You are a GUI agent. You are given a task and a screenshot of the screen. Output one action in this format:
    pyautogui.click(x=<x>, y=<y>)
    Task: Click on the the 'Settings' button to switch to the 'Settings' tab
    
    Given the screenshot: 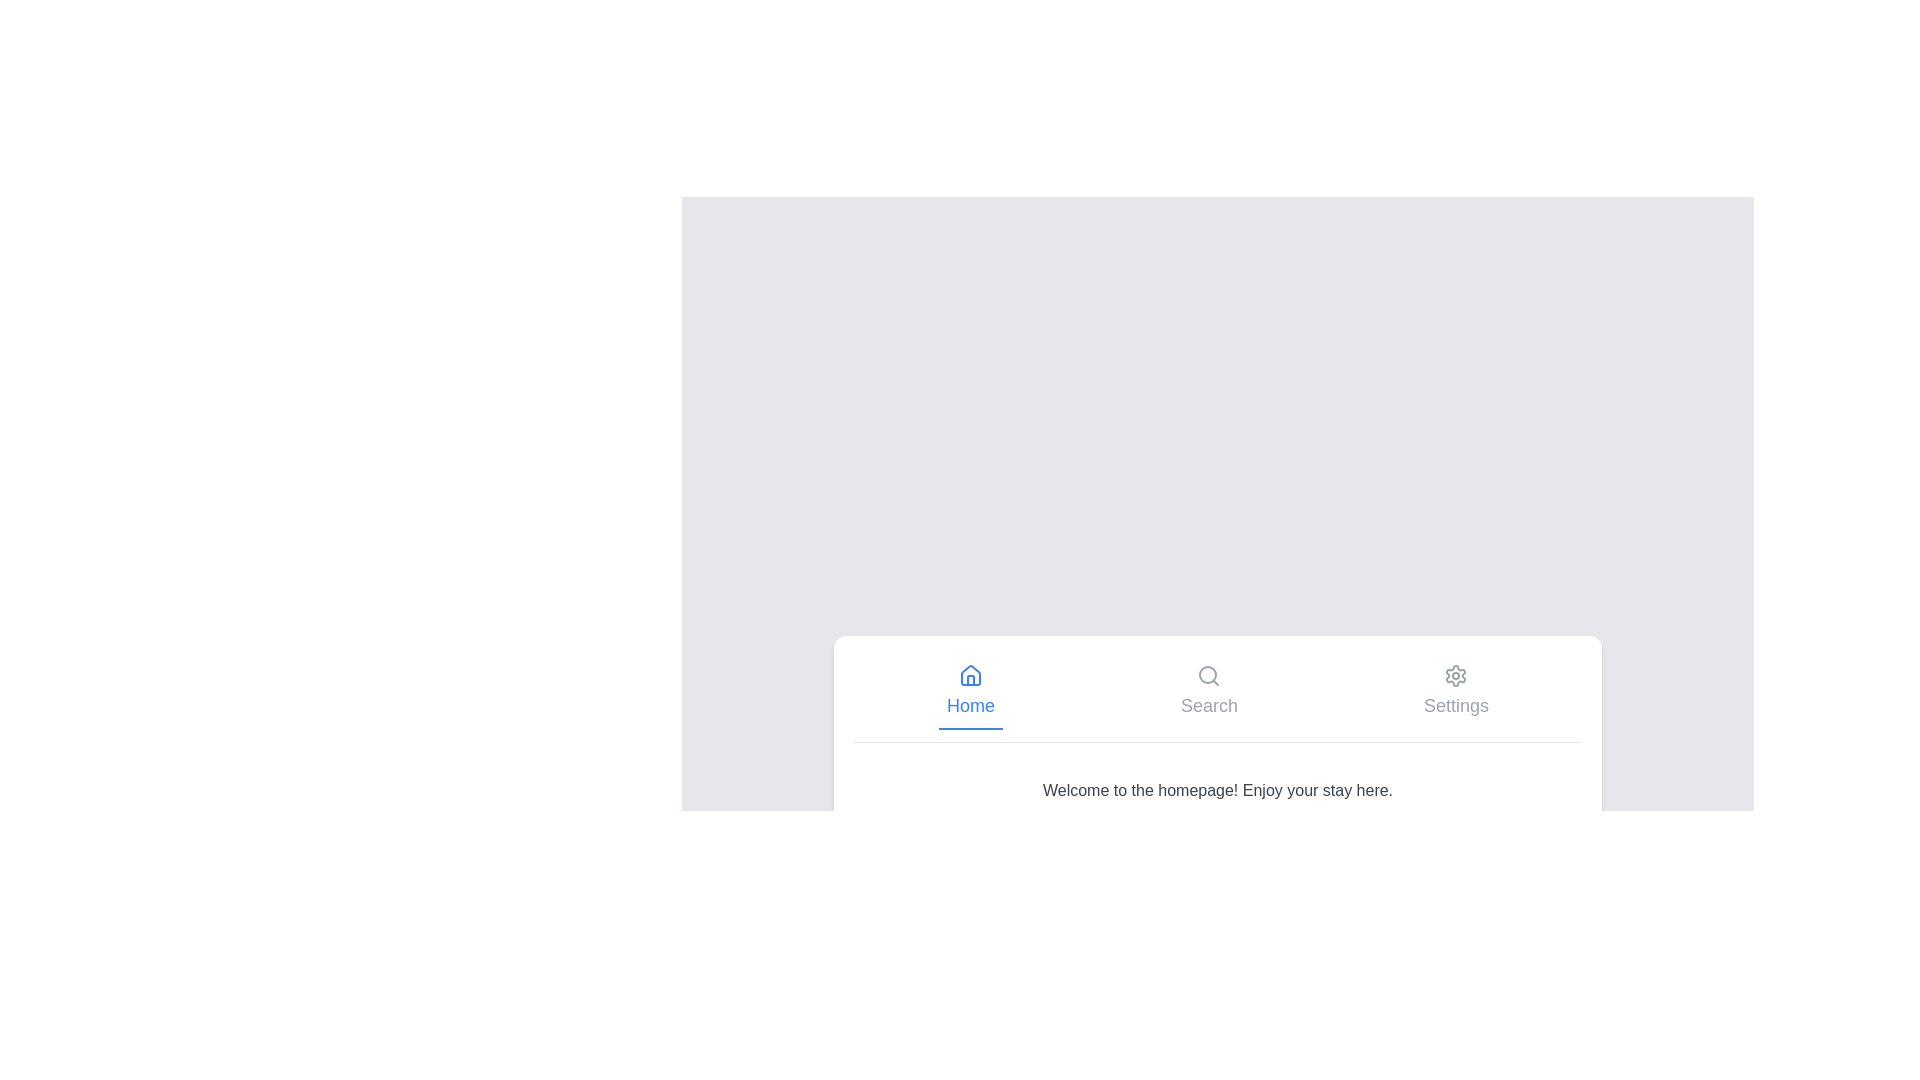 What is the action you would take?
    pyautogui.click(x=1455, y=690)
    